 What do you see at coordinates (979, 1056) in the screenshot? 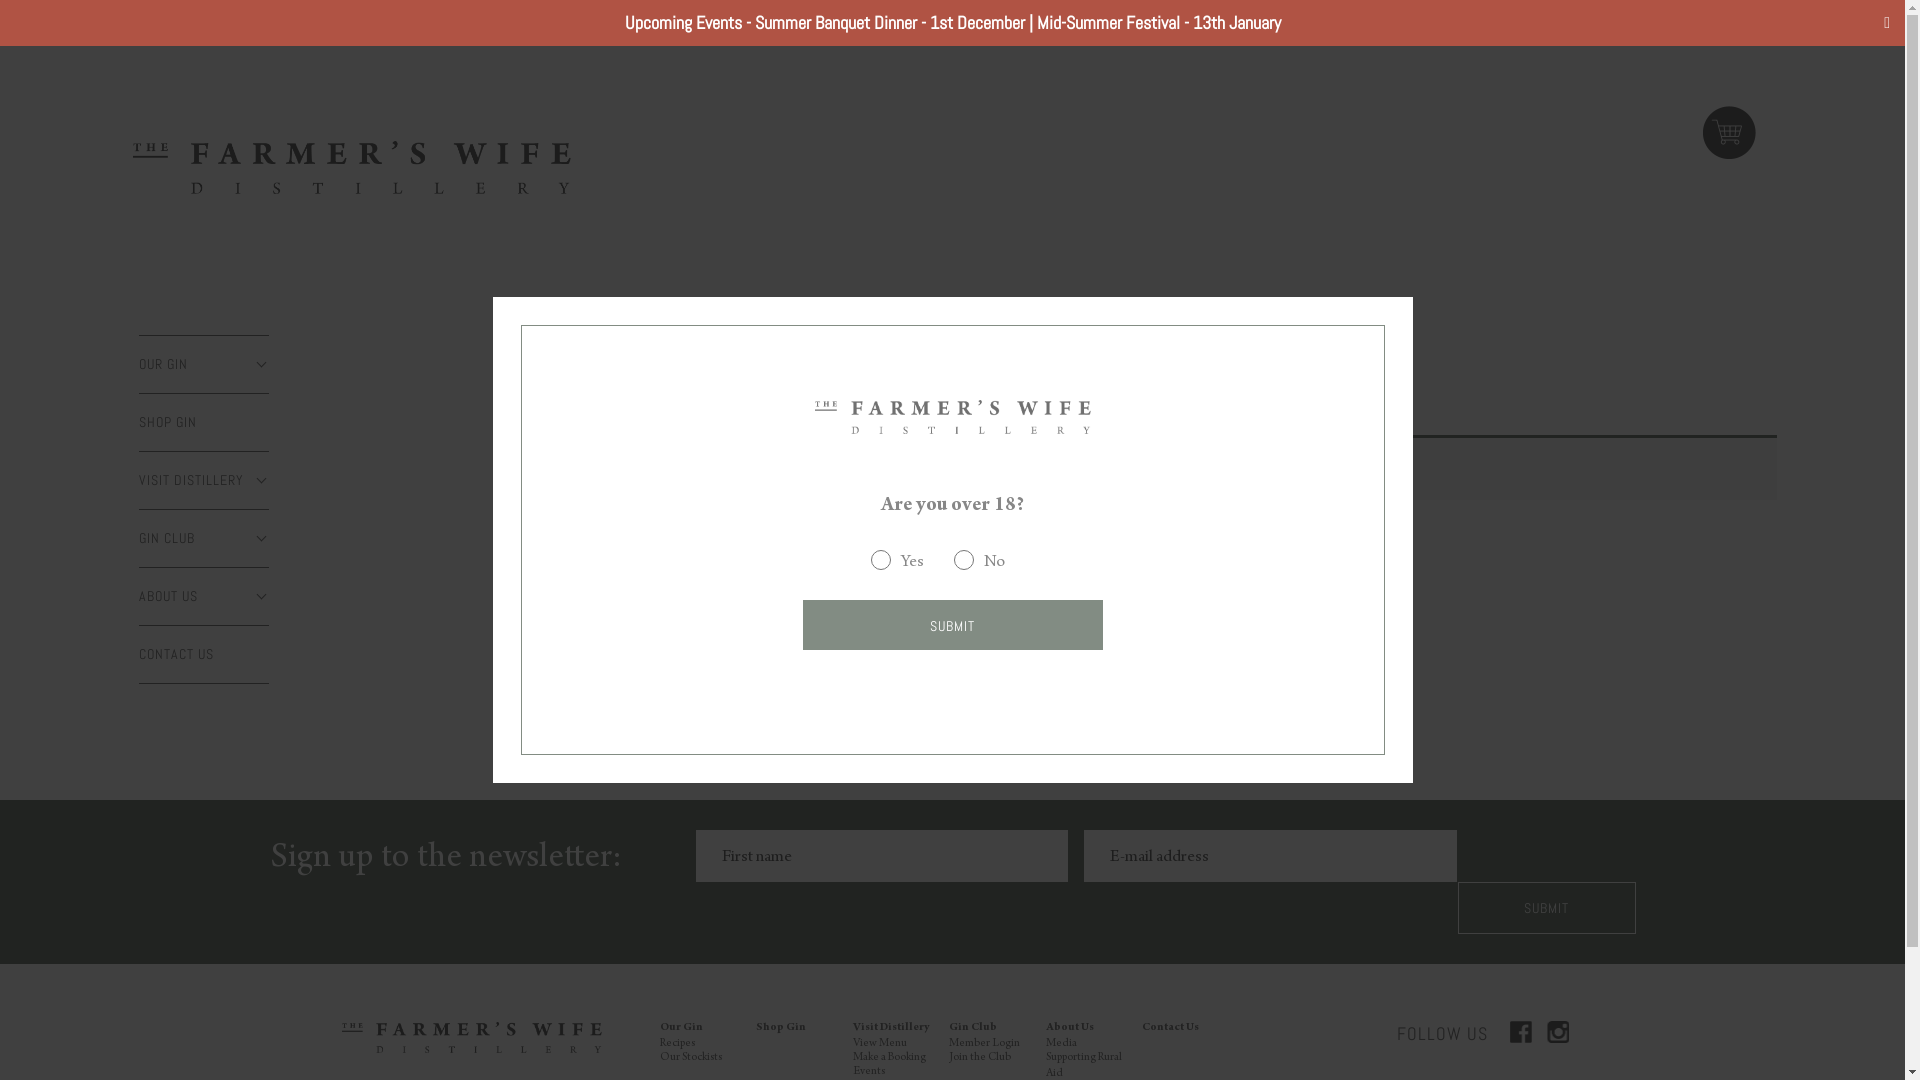
I see `'Join the Club'` at bounding box center [979, 1056].